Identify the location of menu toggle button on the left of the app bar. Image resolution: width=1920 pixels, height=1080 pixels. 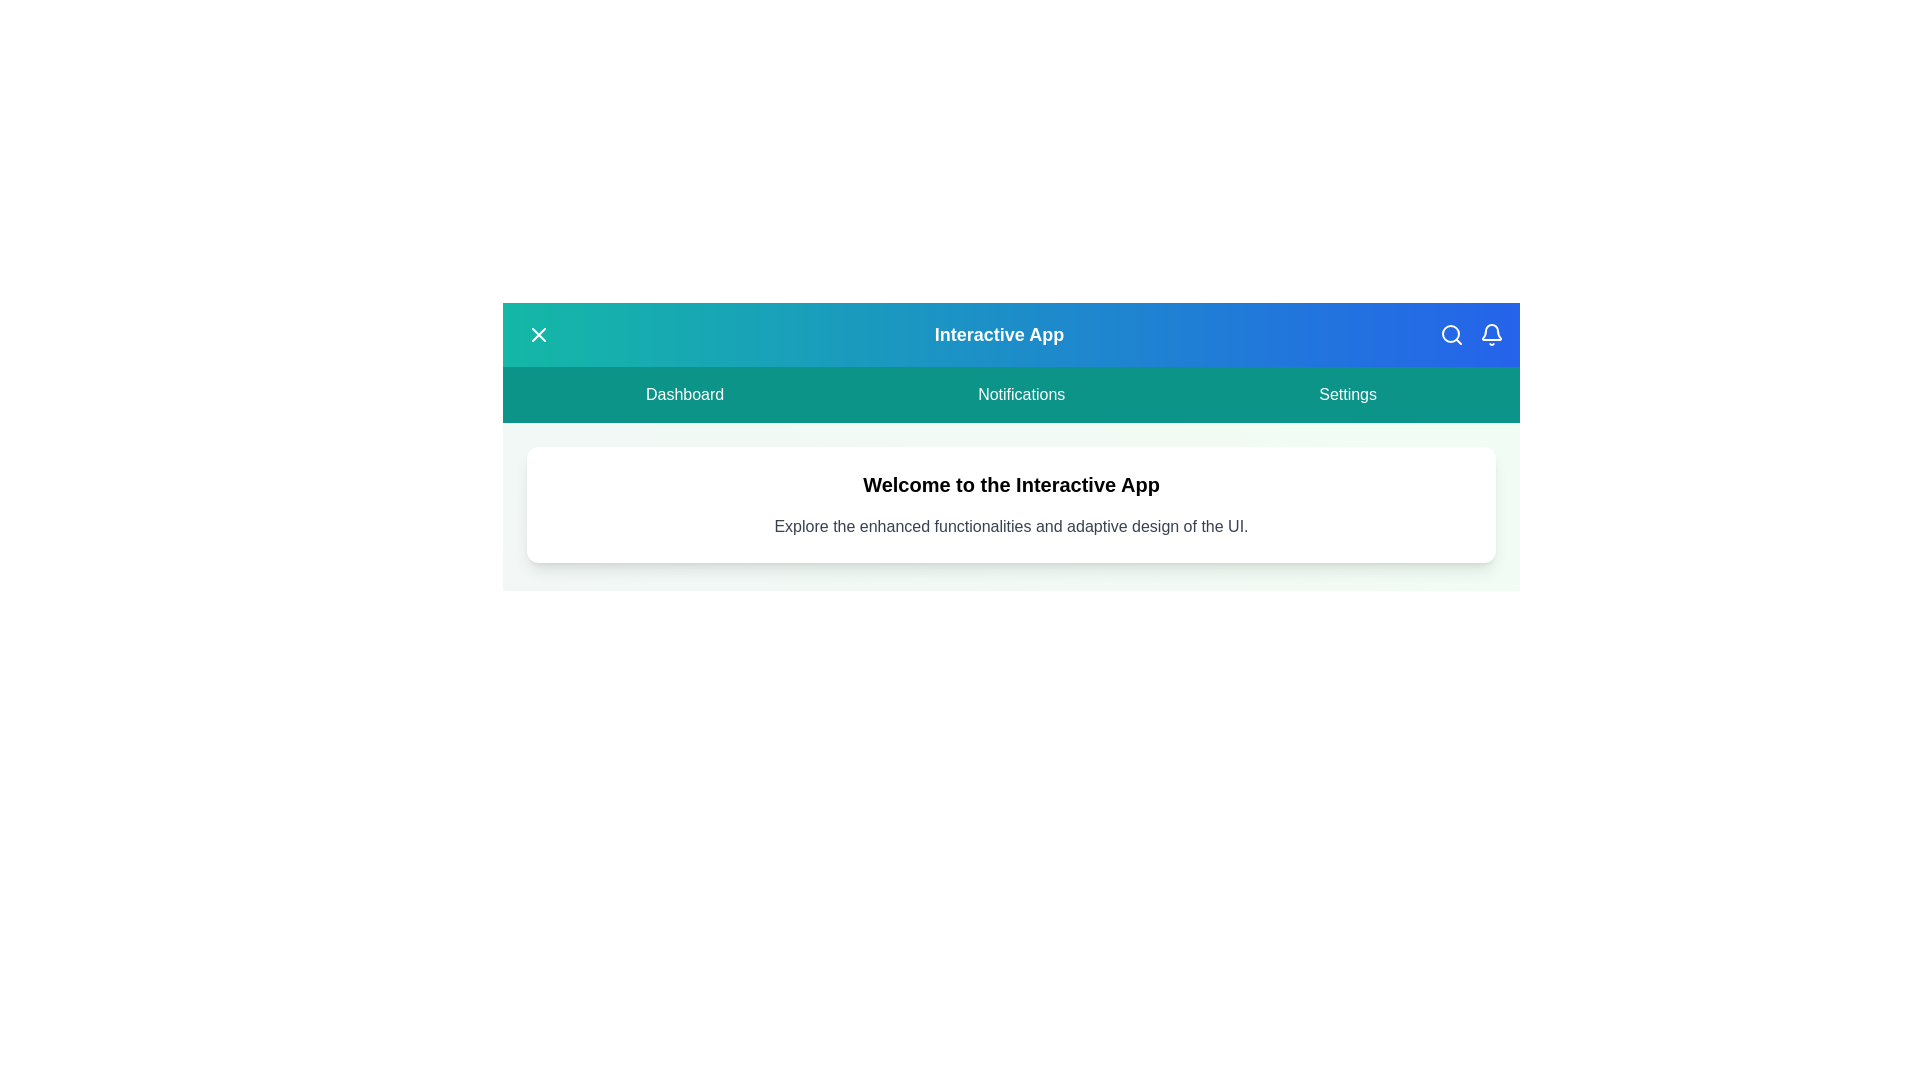
(538, 334).